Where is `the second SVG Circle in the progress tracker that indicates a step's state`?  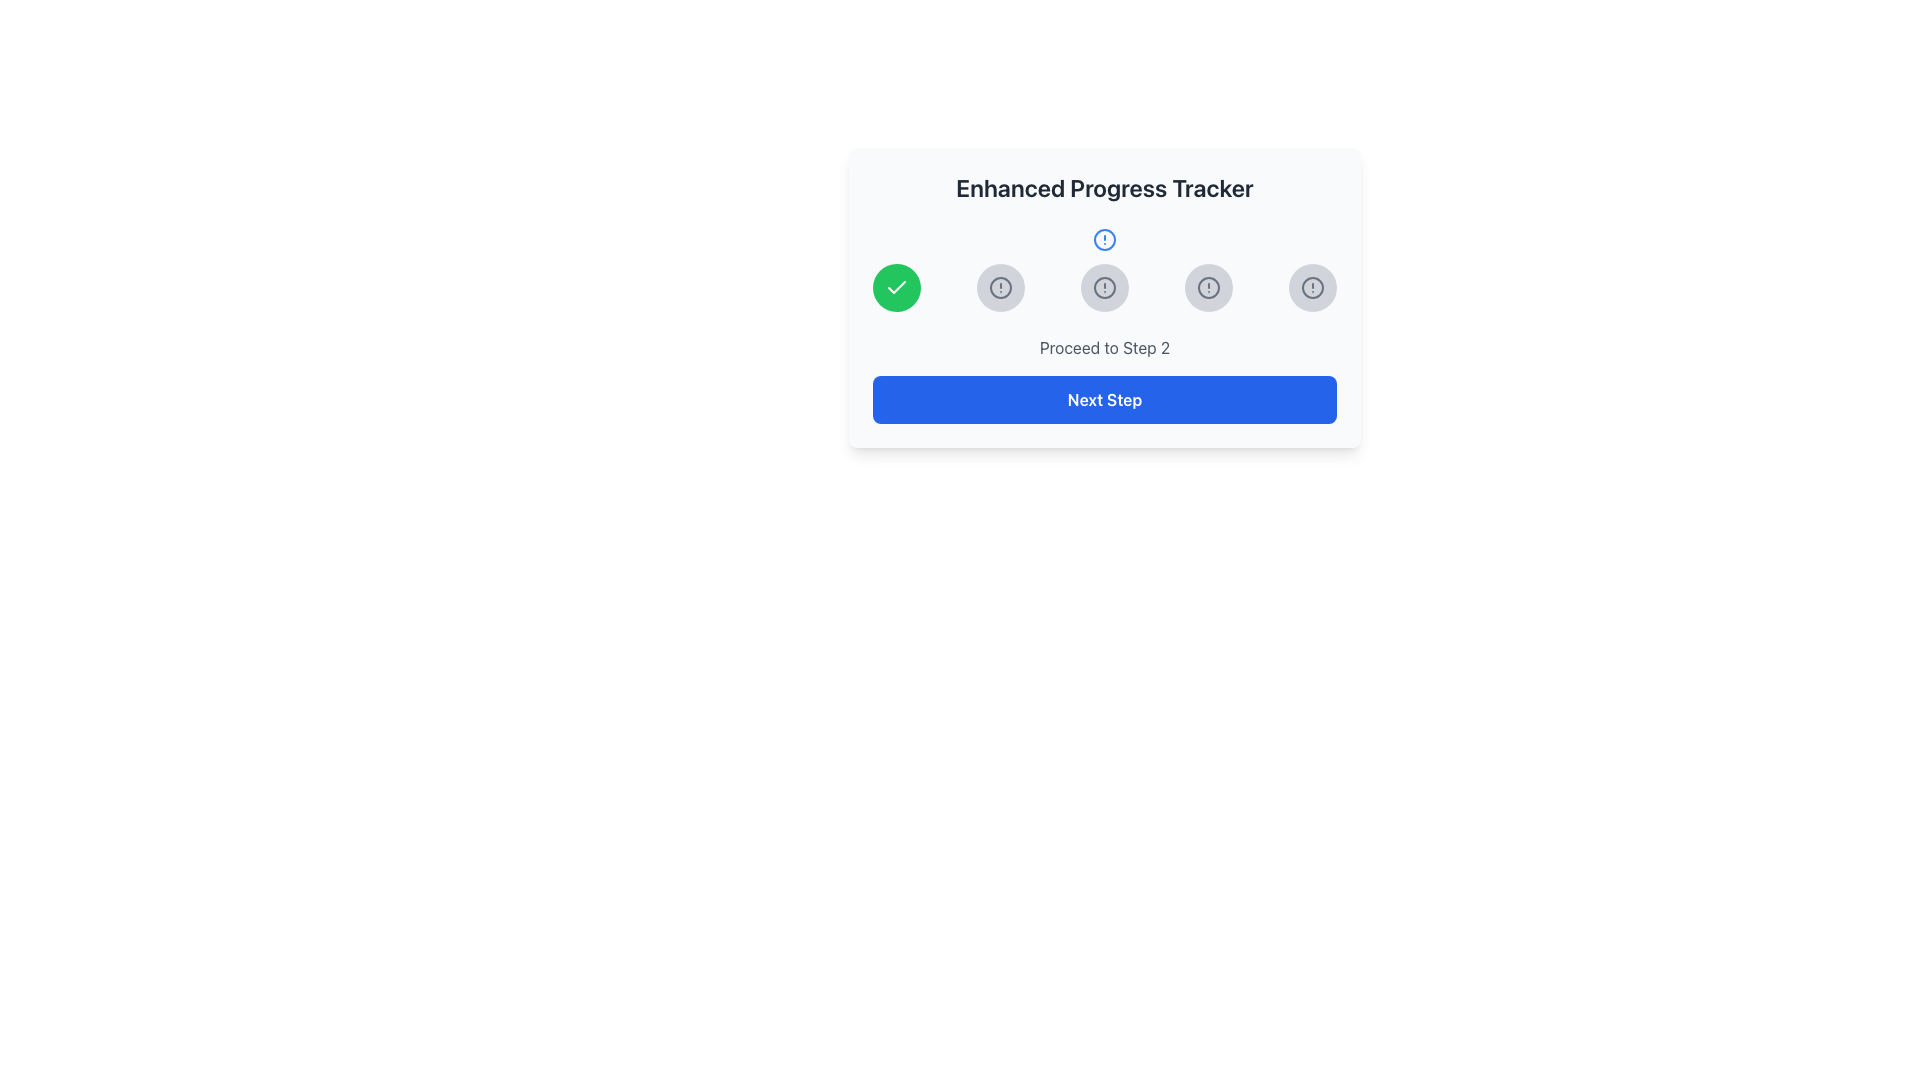
the second SVG Circle in the progress tracker that indicates a step's state is located at coordinates (1001, 288).